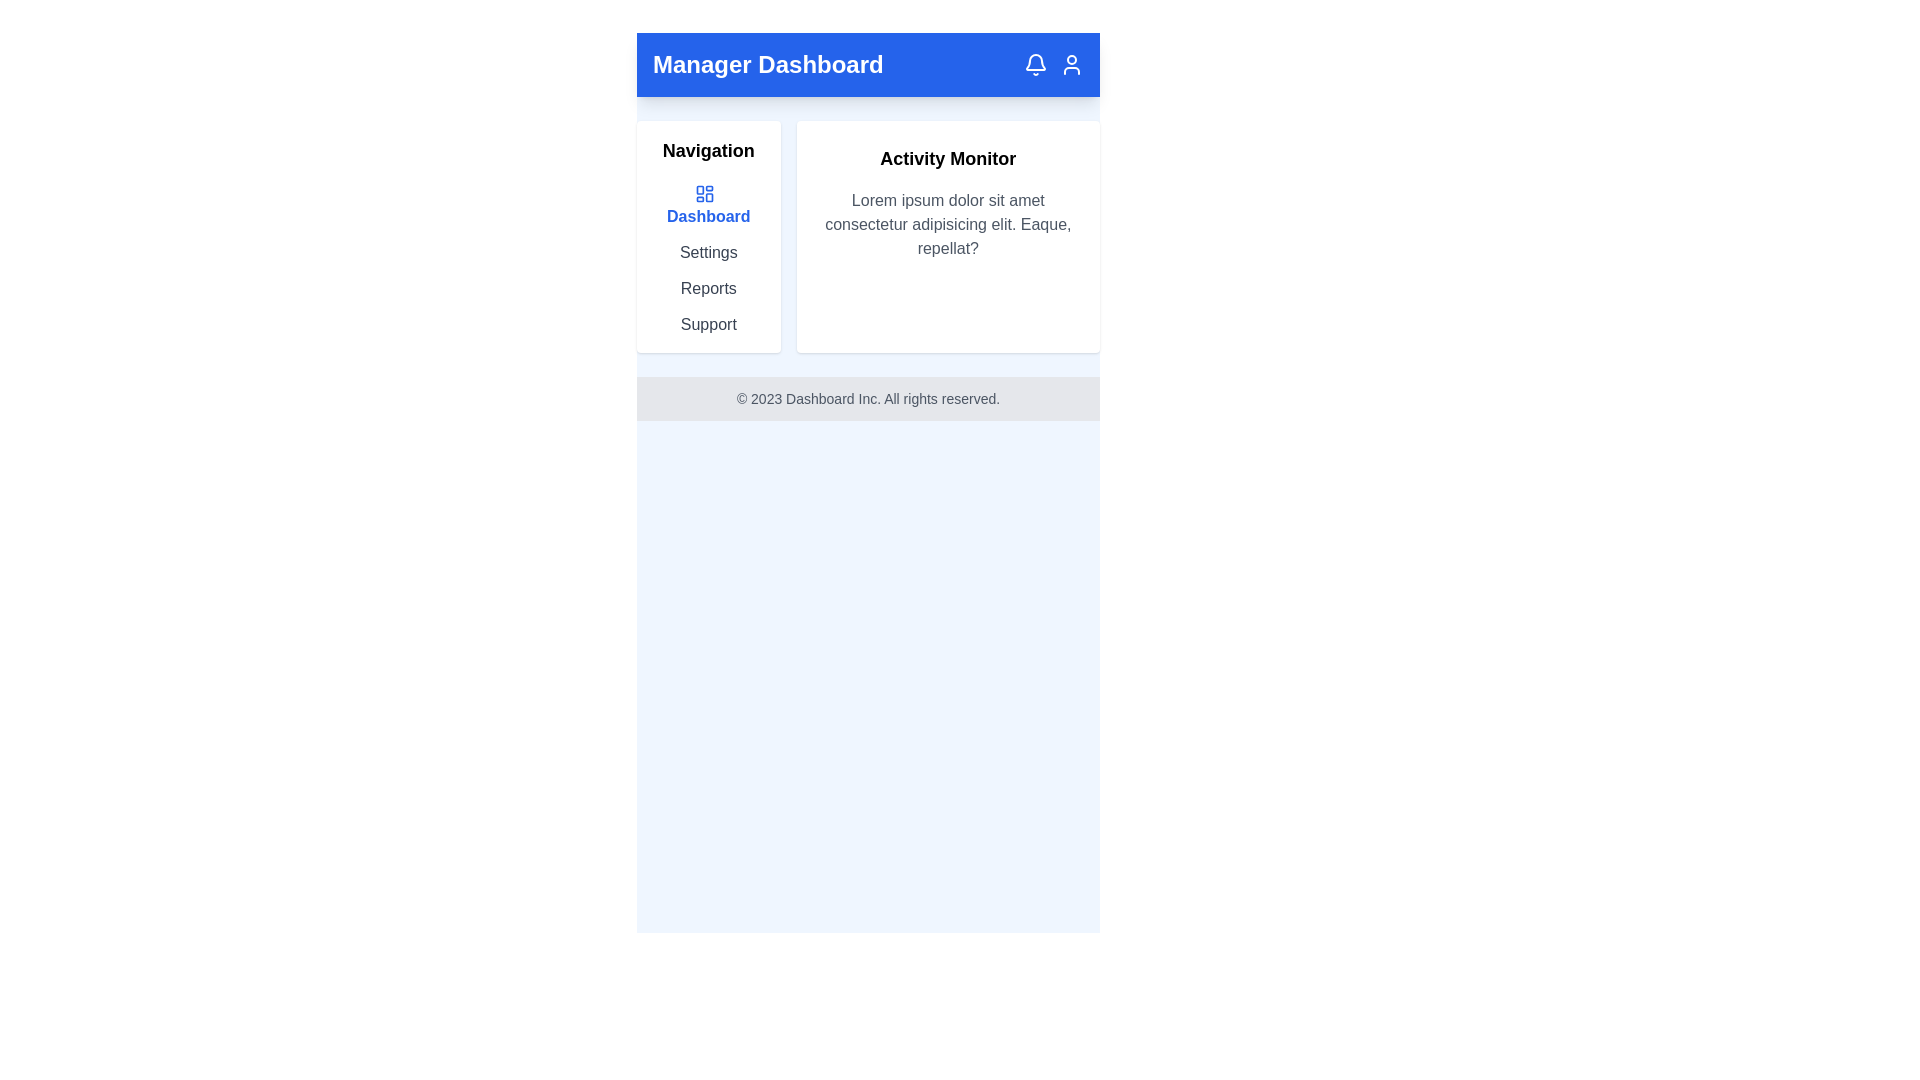  Describe the element at coordinates (1070, 64) in the screenshot. I see `the user profile outline icon located in the top-right corner of the blue navigation bar to observe style changes` at that location.